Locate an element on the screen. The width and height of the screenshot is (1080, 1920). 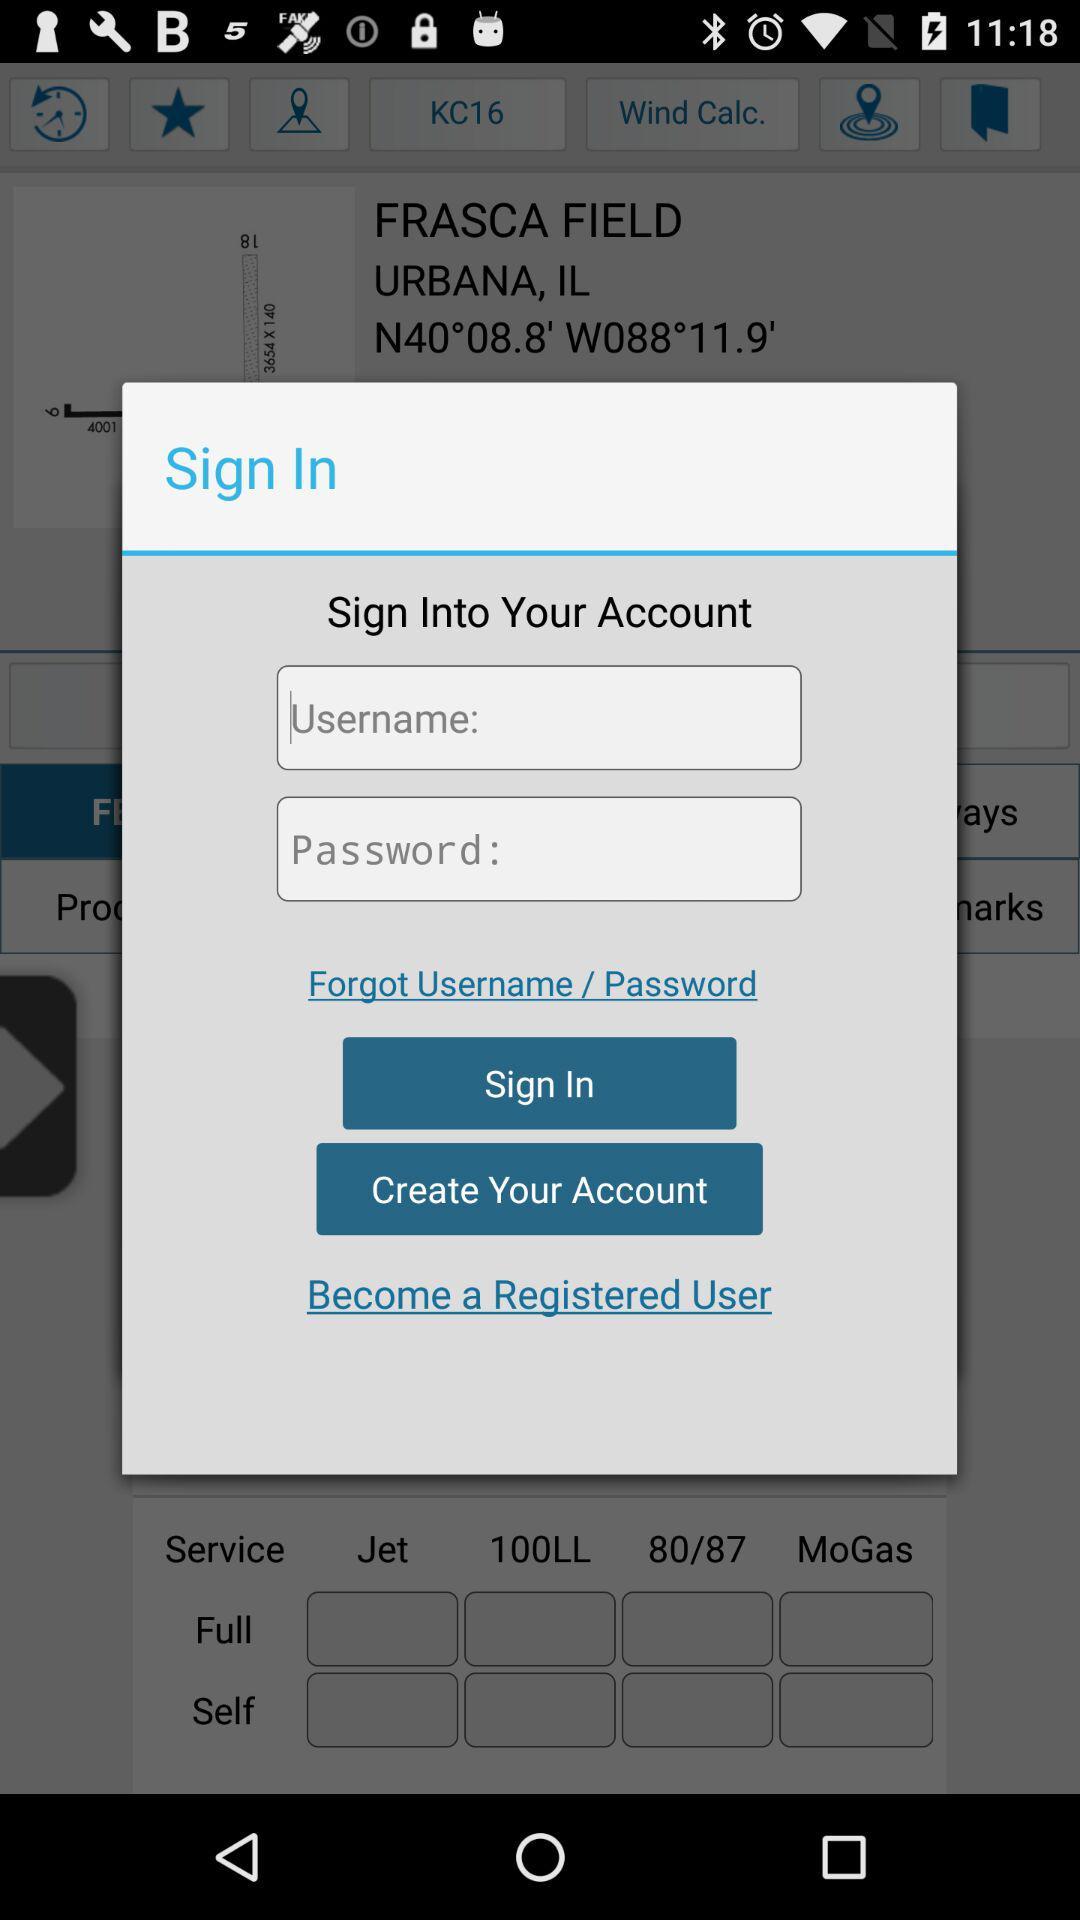
the become a registered item is located at coordinates (538, 1293).